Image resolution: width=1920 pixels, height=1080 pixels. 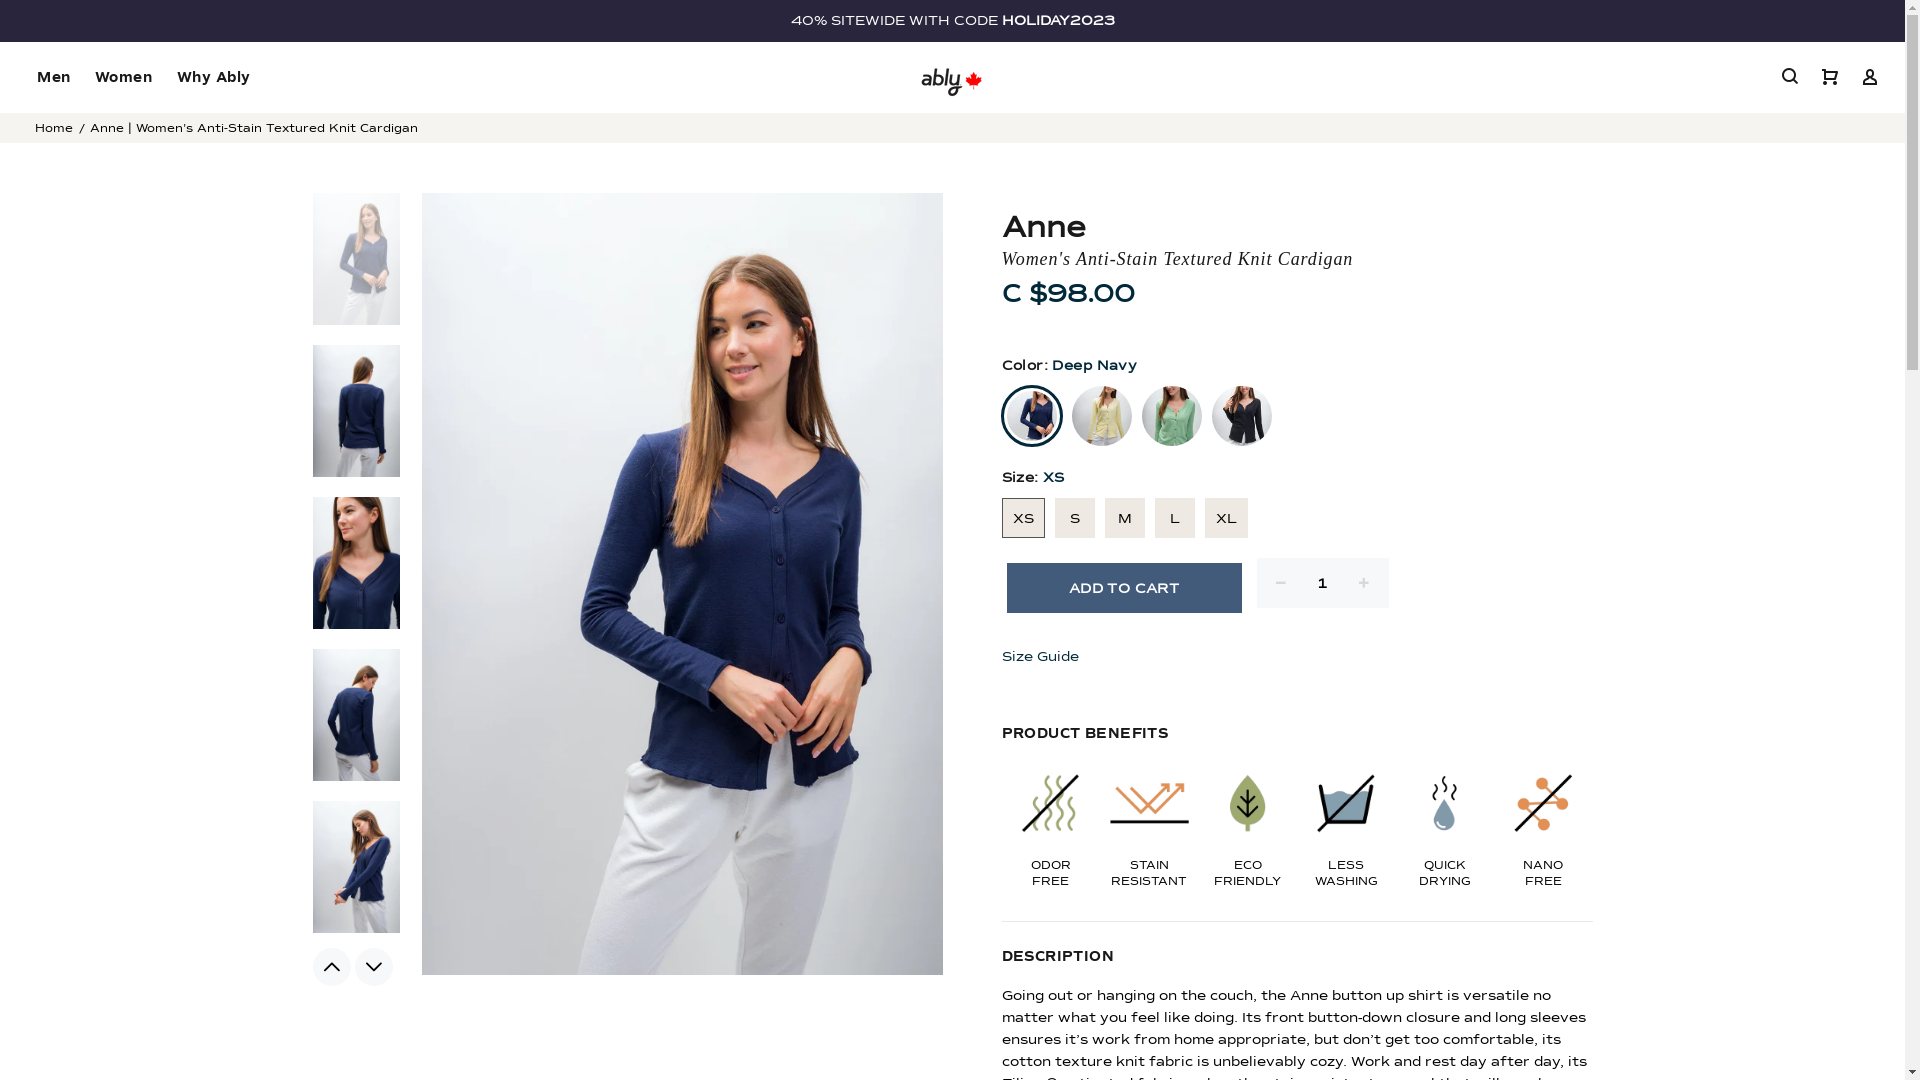 I want to click on 'Go to review', so click(x=1297, y=320).